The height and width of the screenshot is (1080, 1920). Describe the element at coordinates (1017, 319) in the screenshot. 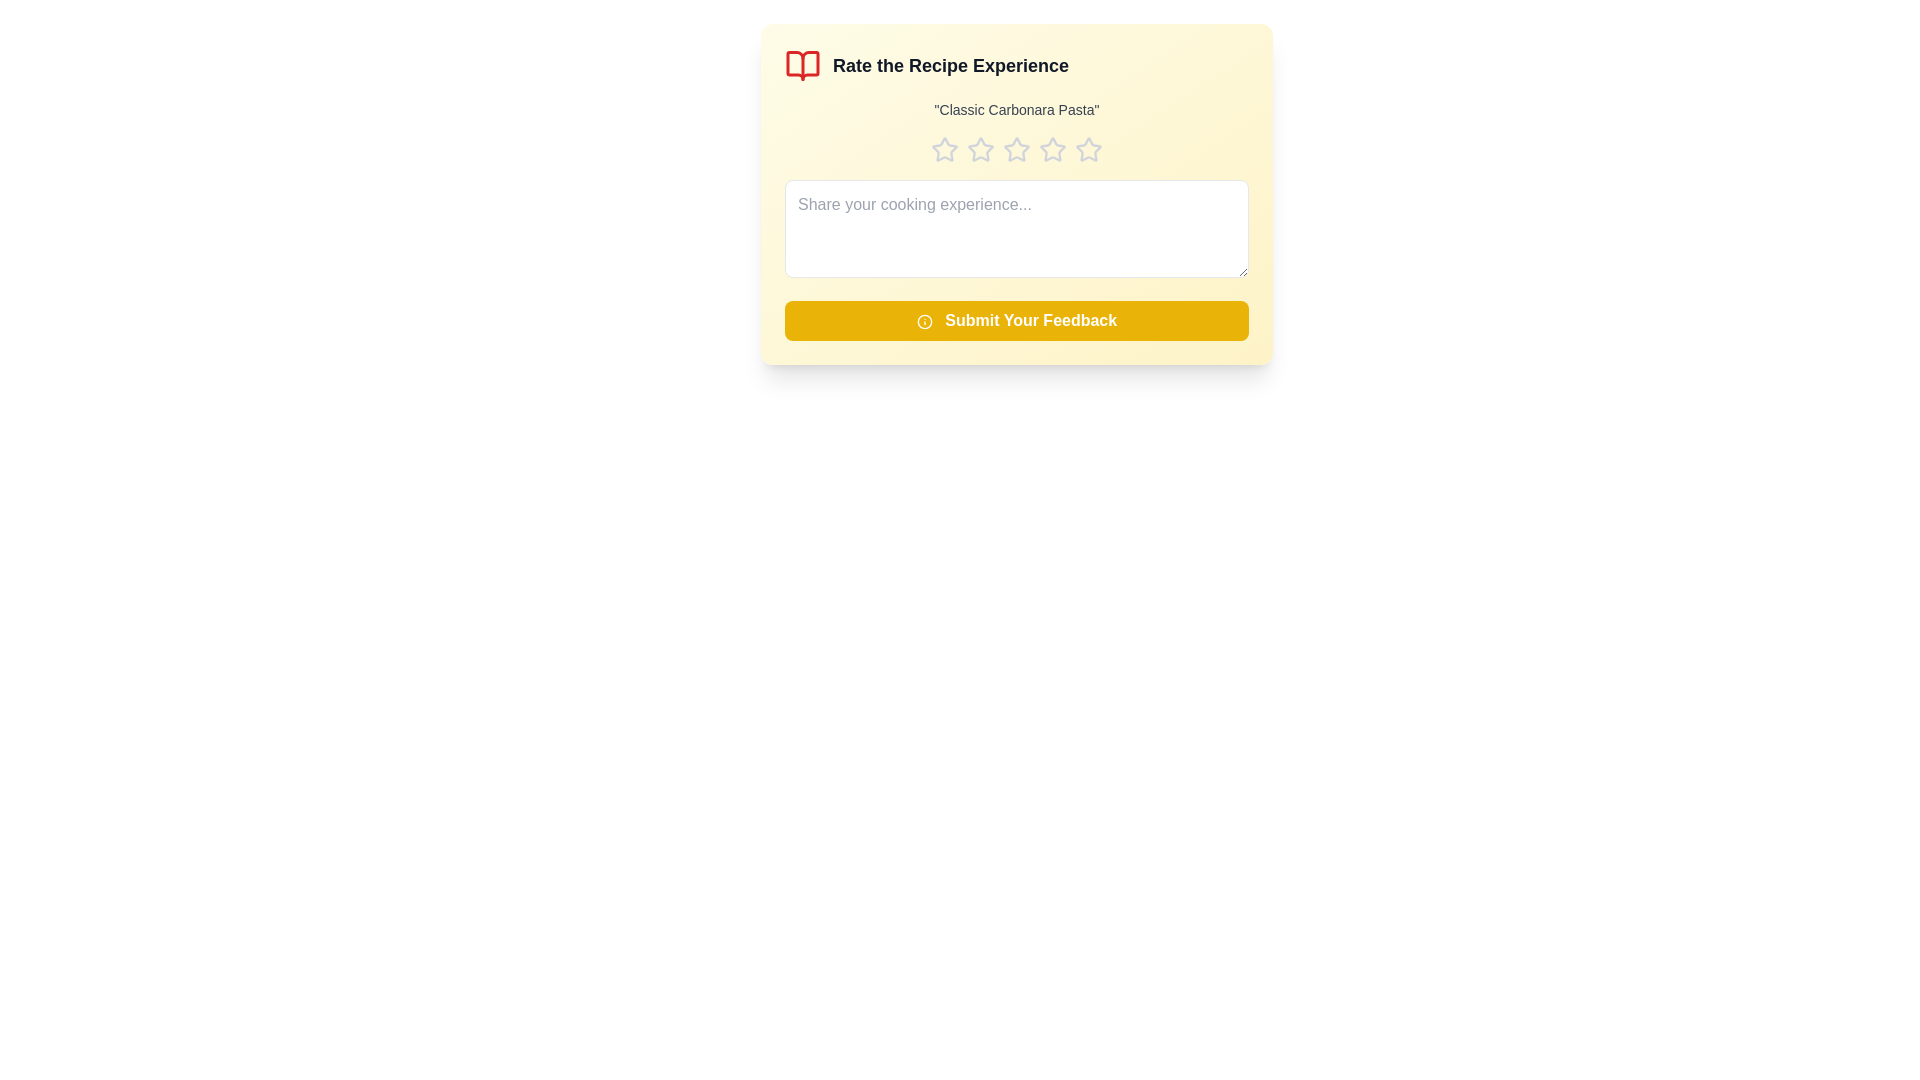

I see `'Submit Your Feedback' button to submit the feedback` at that location.